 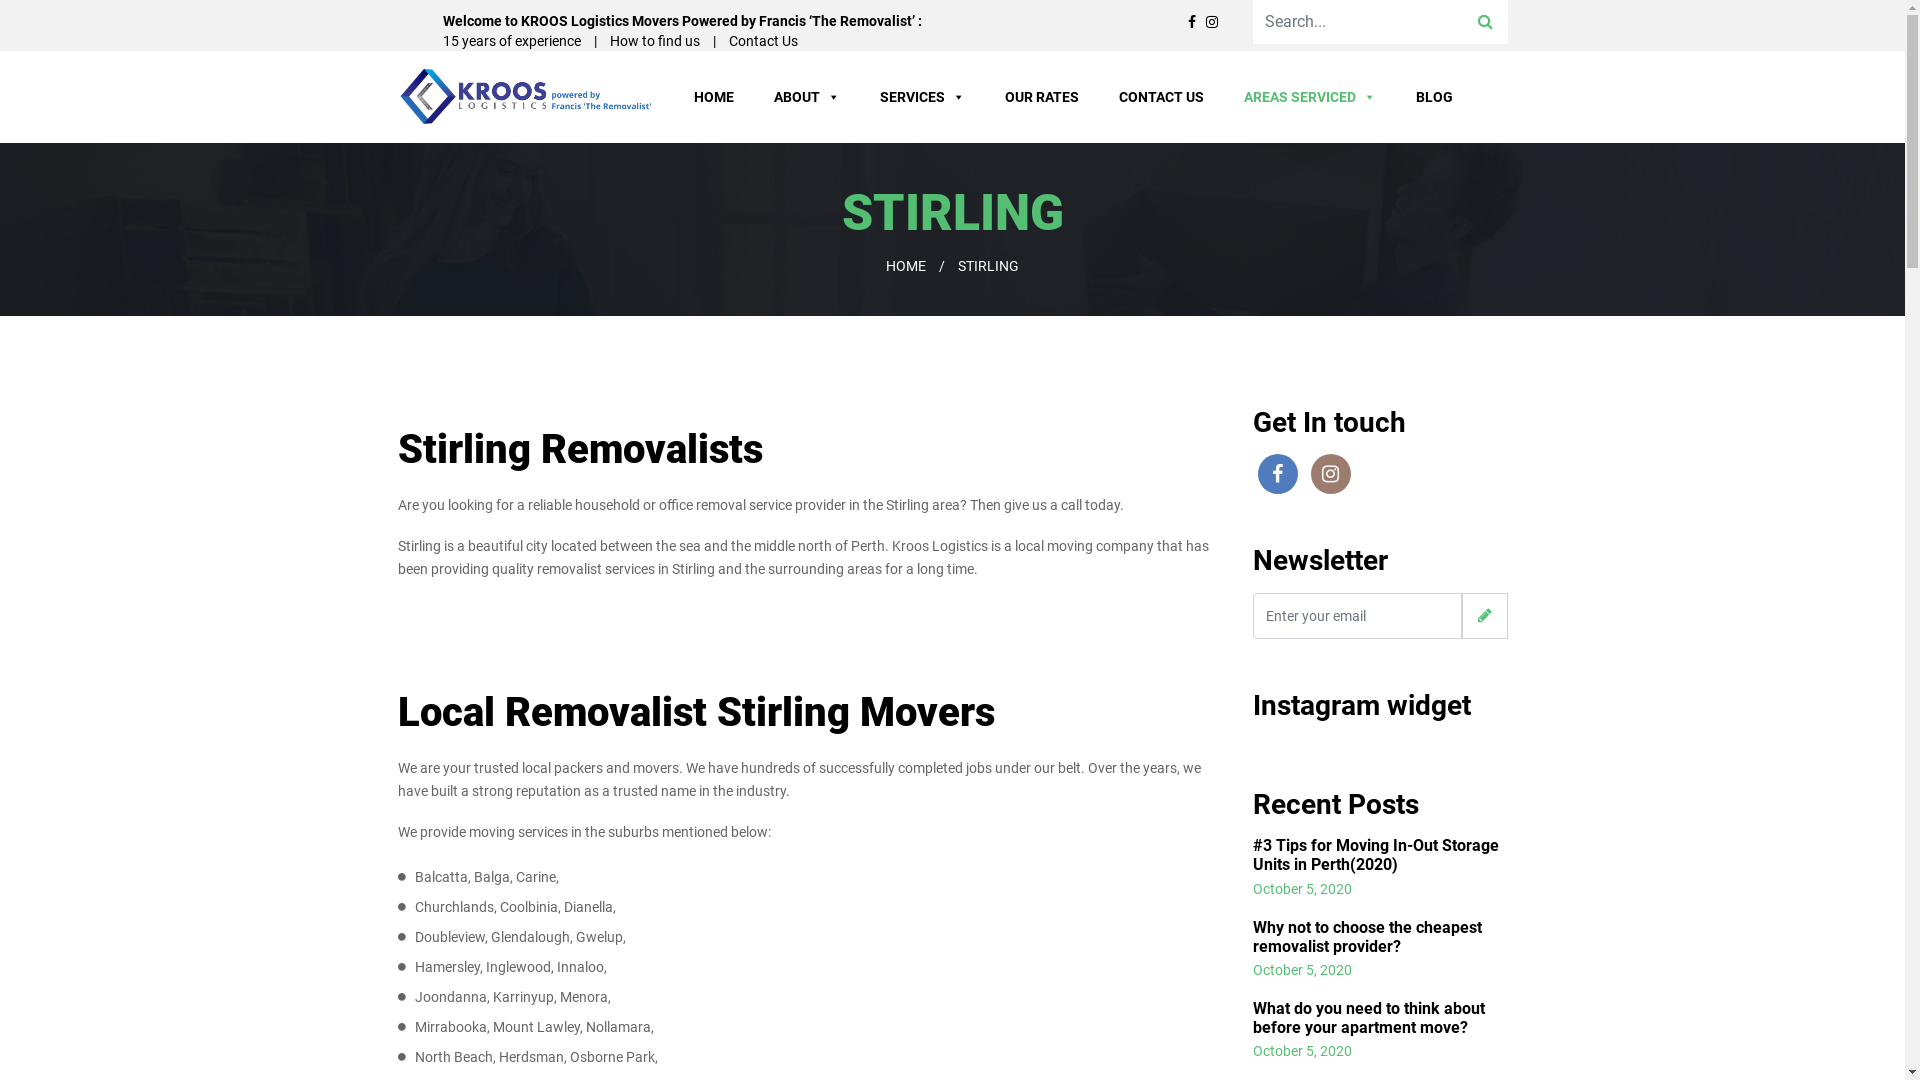 What do you see at coordinates (714, 96) in the screenshot?
I see `'HOME'` at bounding box center [714, 96].